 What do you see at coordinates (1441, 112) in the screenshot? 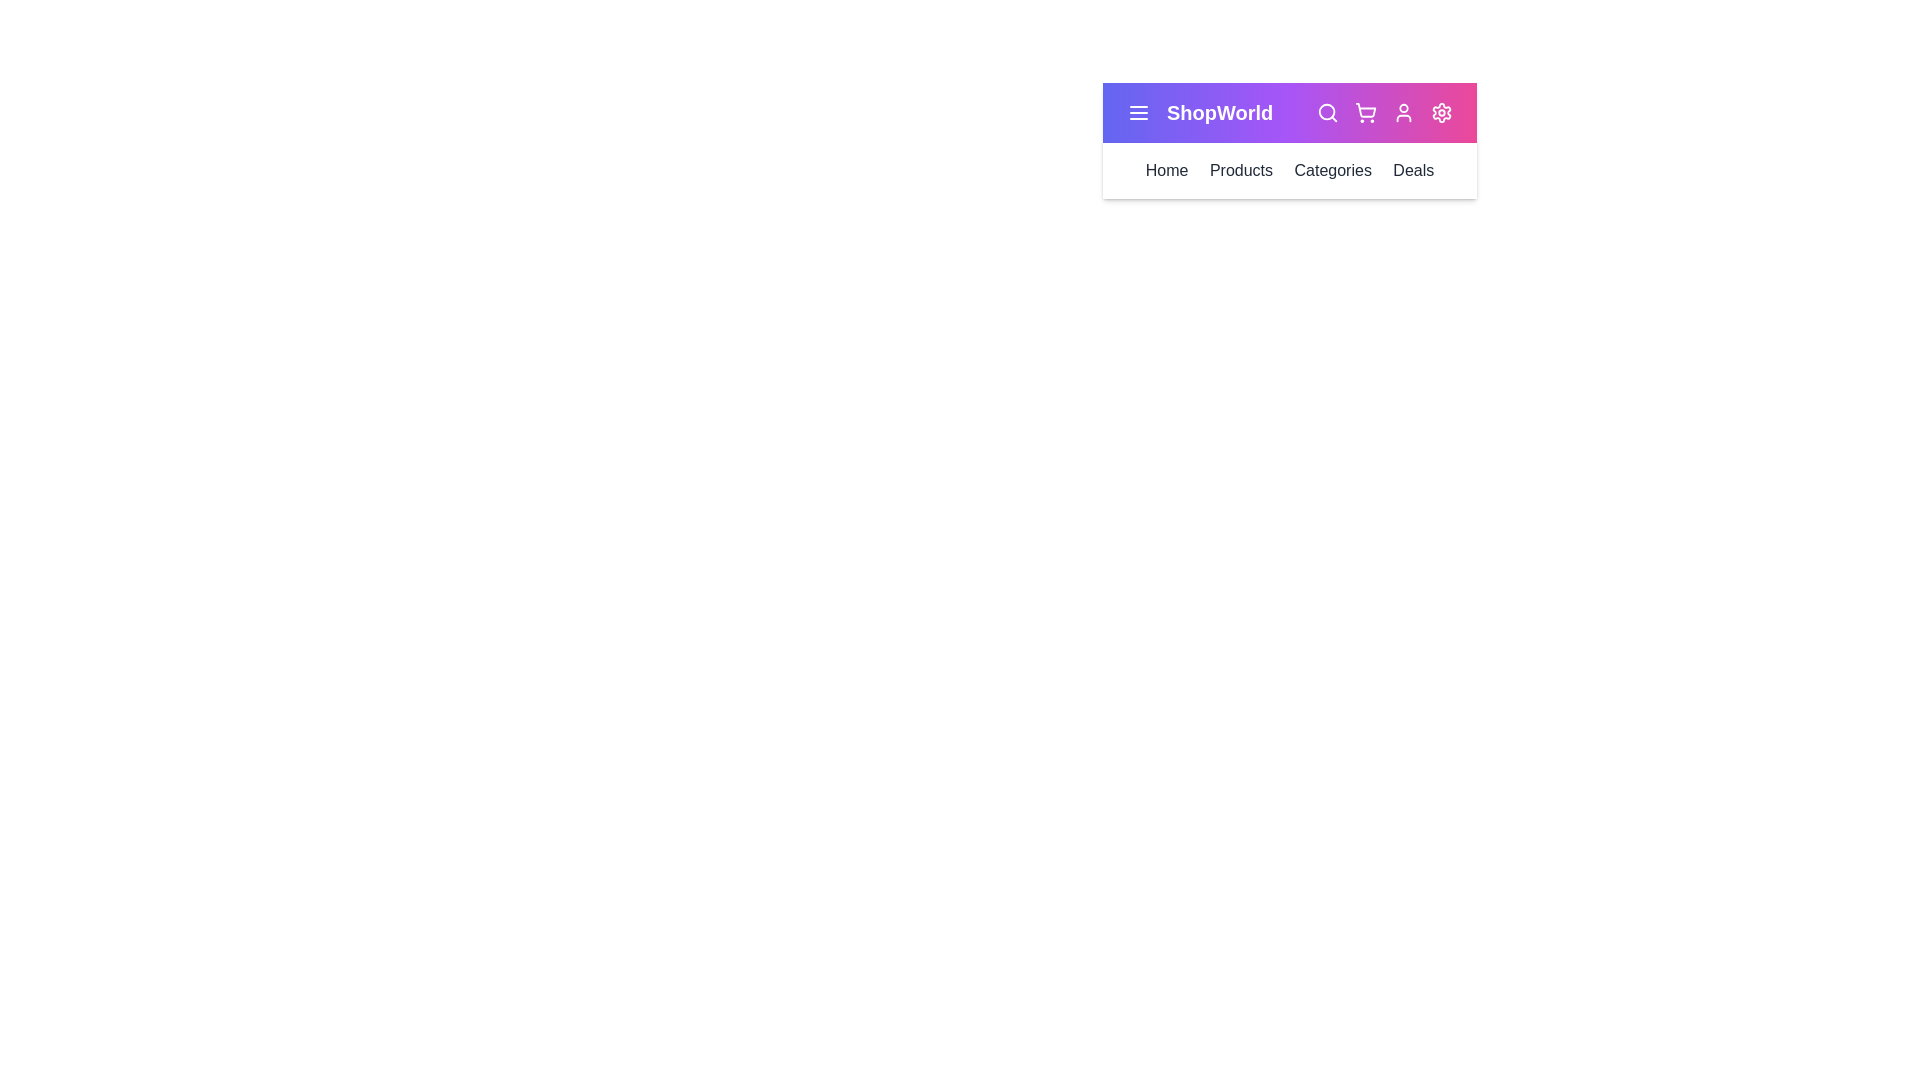
I see `the settings icon to access settings` at bounding box center [1441, 112].